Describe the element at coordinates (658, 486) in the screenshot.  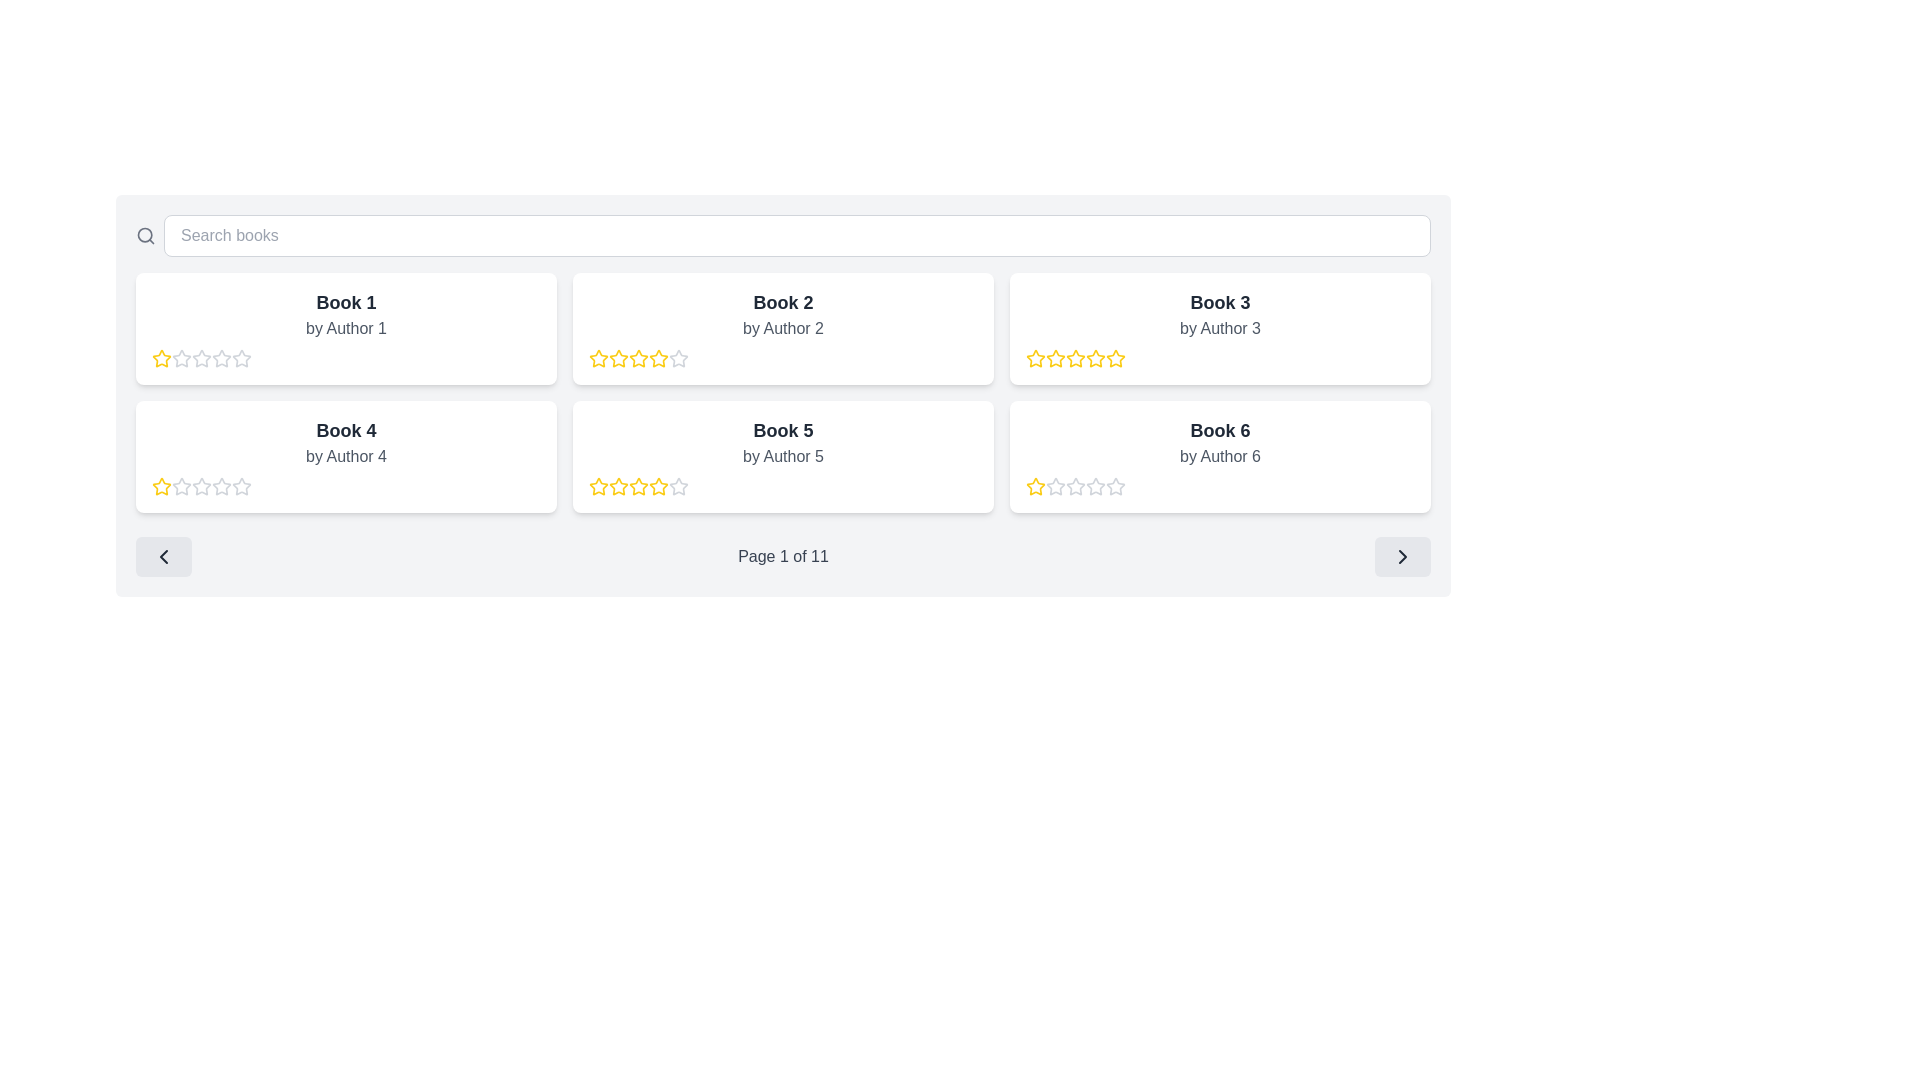
I see `the third star in the five-star rating system for 'Book 5' by 'Author 5' located in the second row, second column of the grid layout` at that location.